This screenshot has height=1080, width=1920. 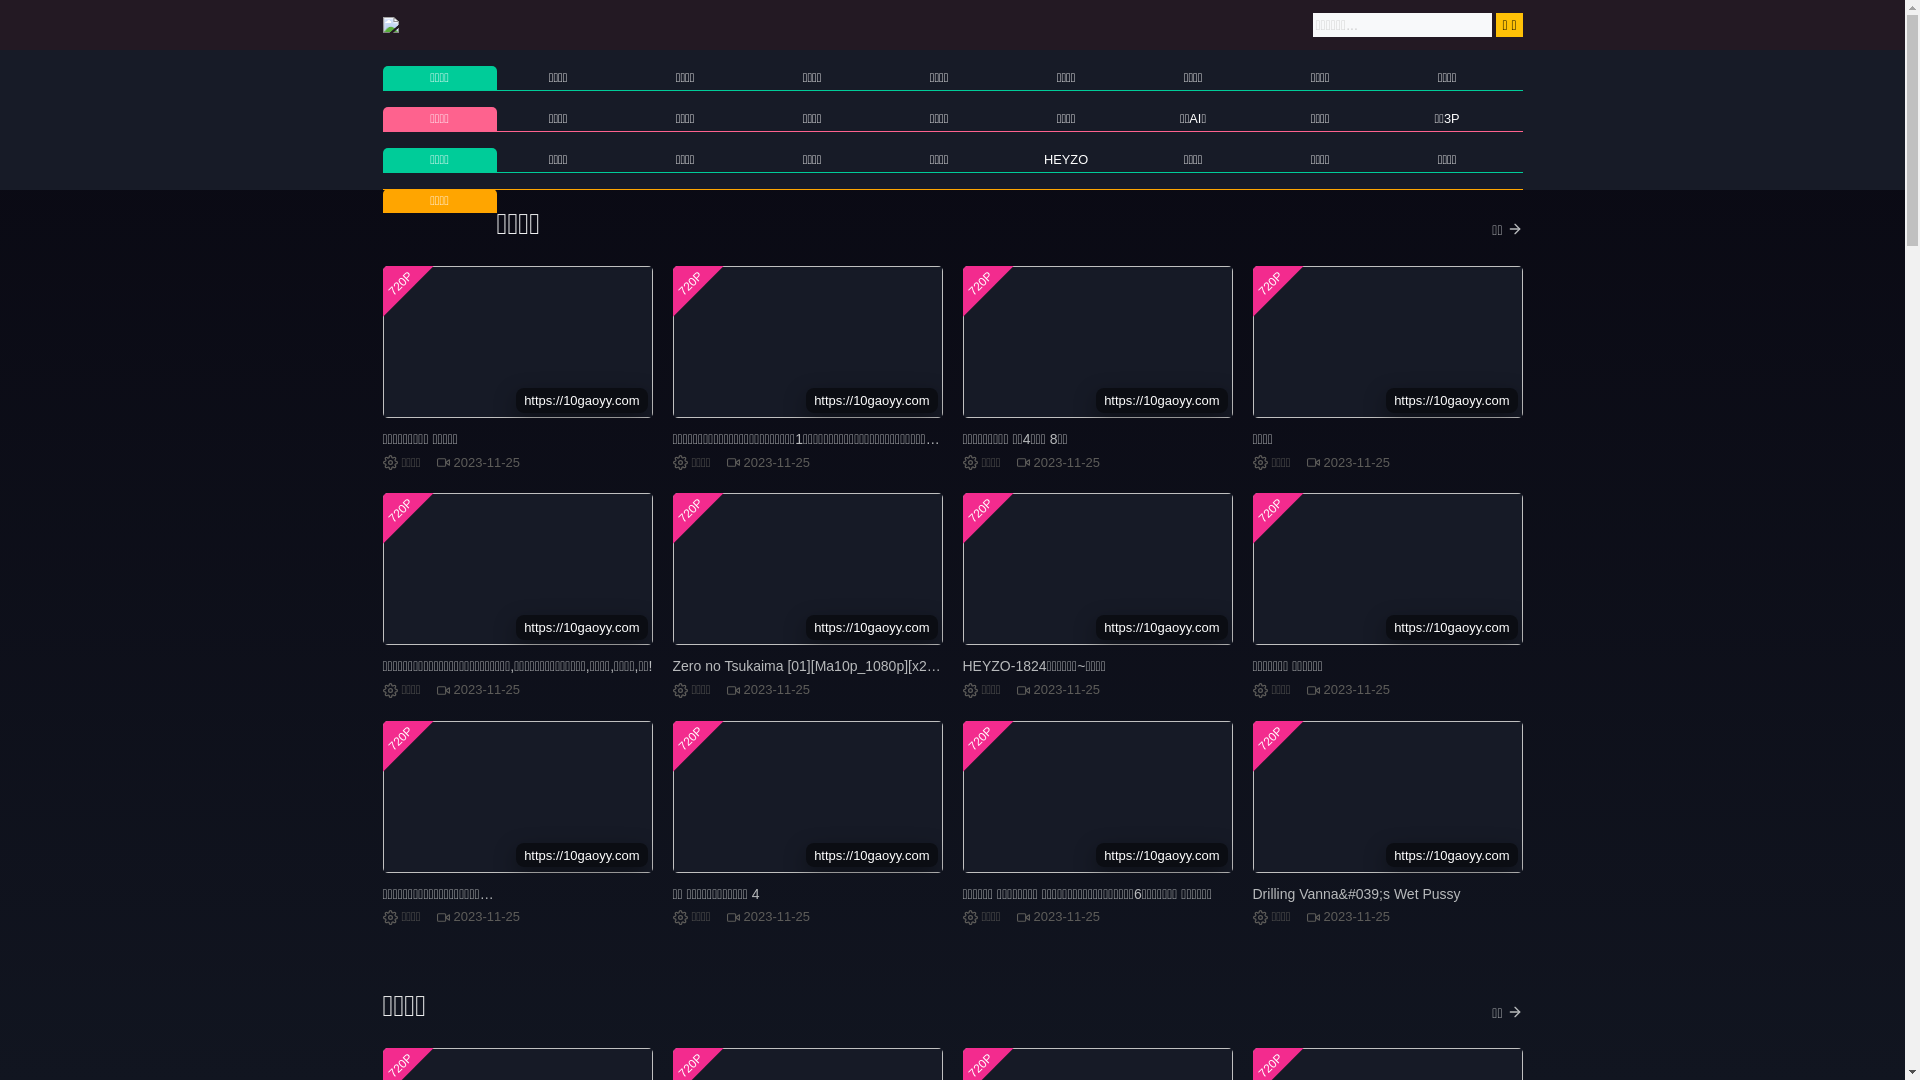 I want to click on '720P, so click(x=1386, y=341).